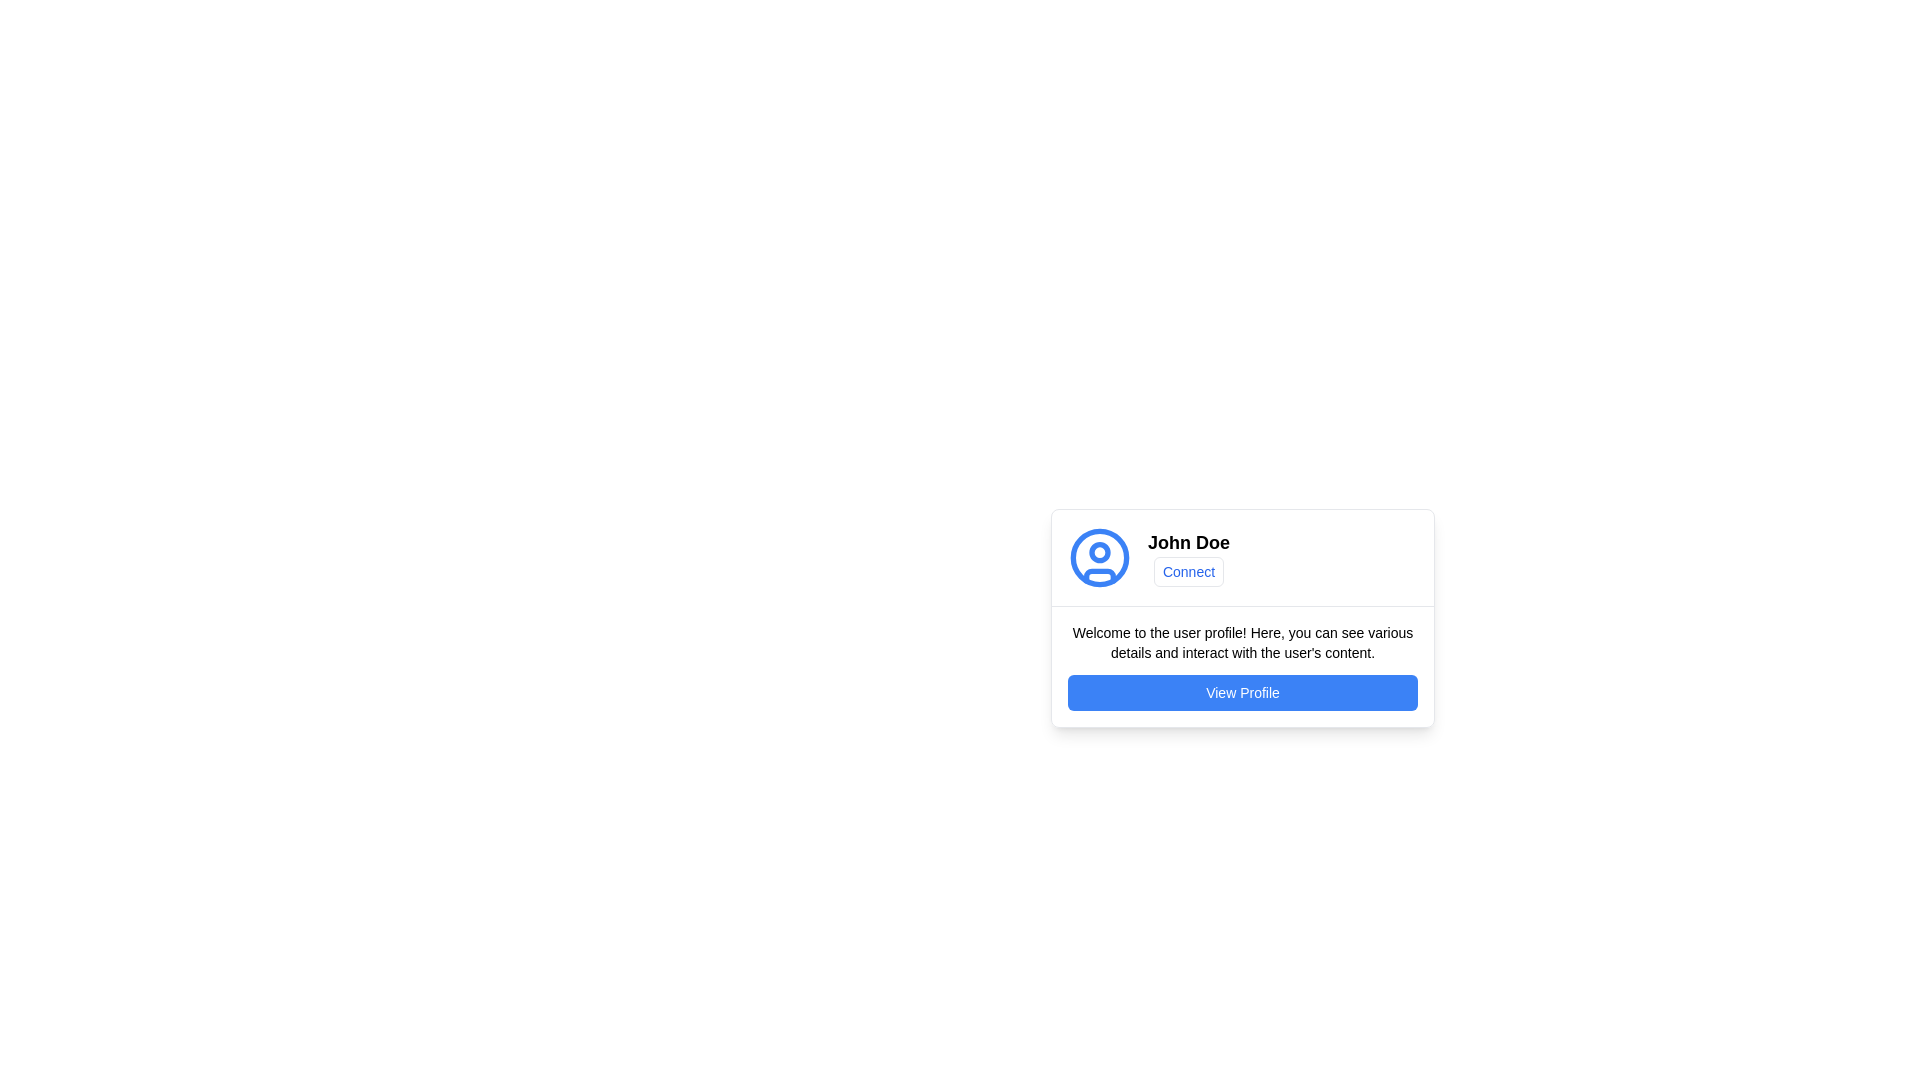 Image resolution: width=1920 pixels, height=1080 pixels. What do you see at coordinates (1242, 692) in the screenshot?
I see `the 'View Profile' button, which is a blue rectangular button with white text and rounded corners located below the user profile description within a card component` at bounding box center [1242, 692].